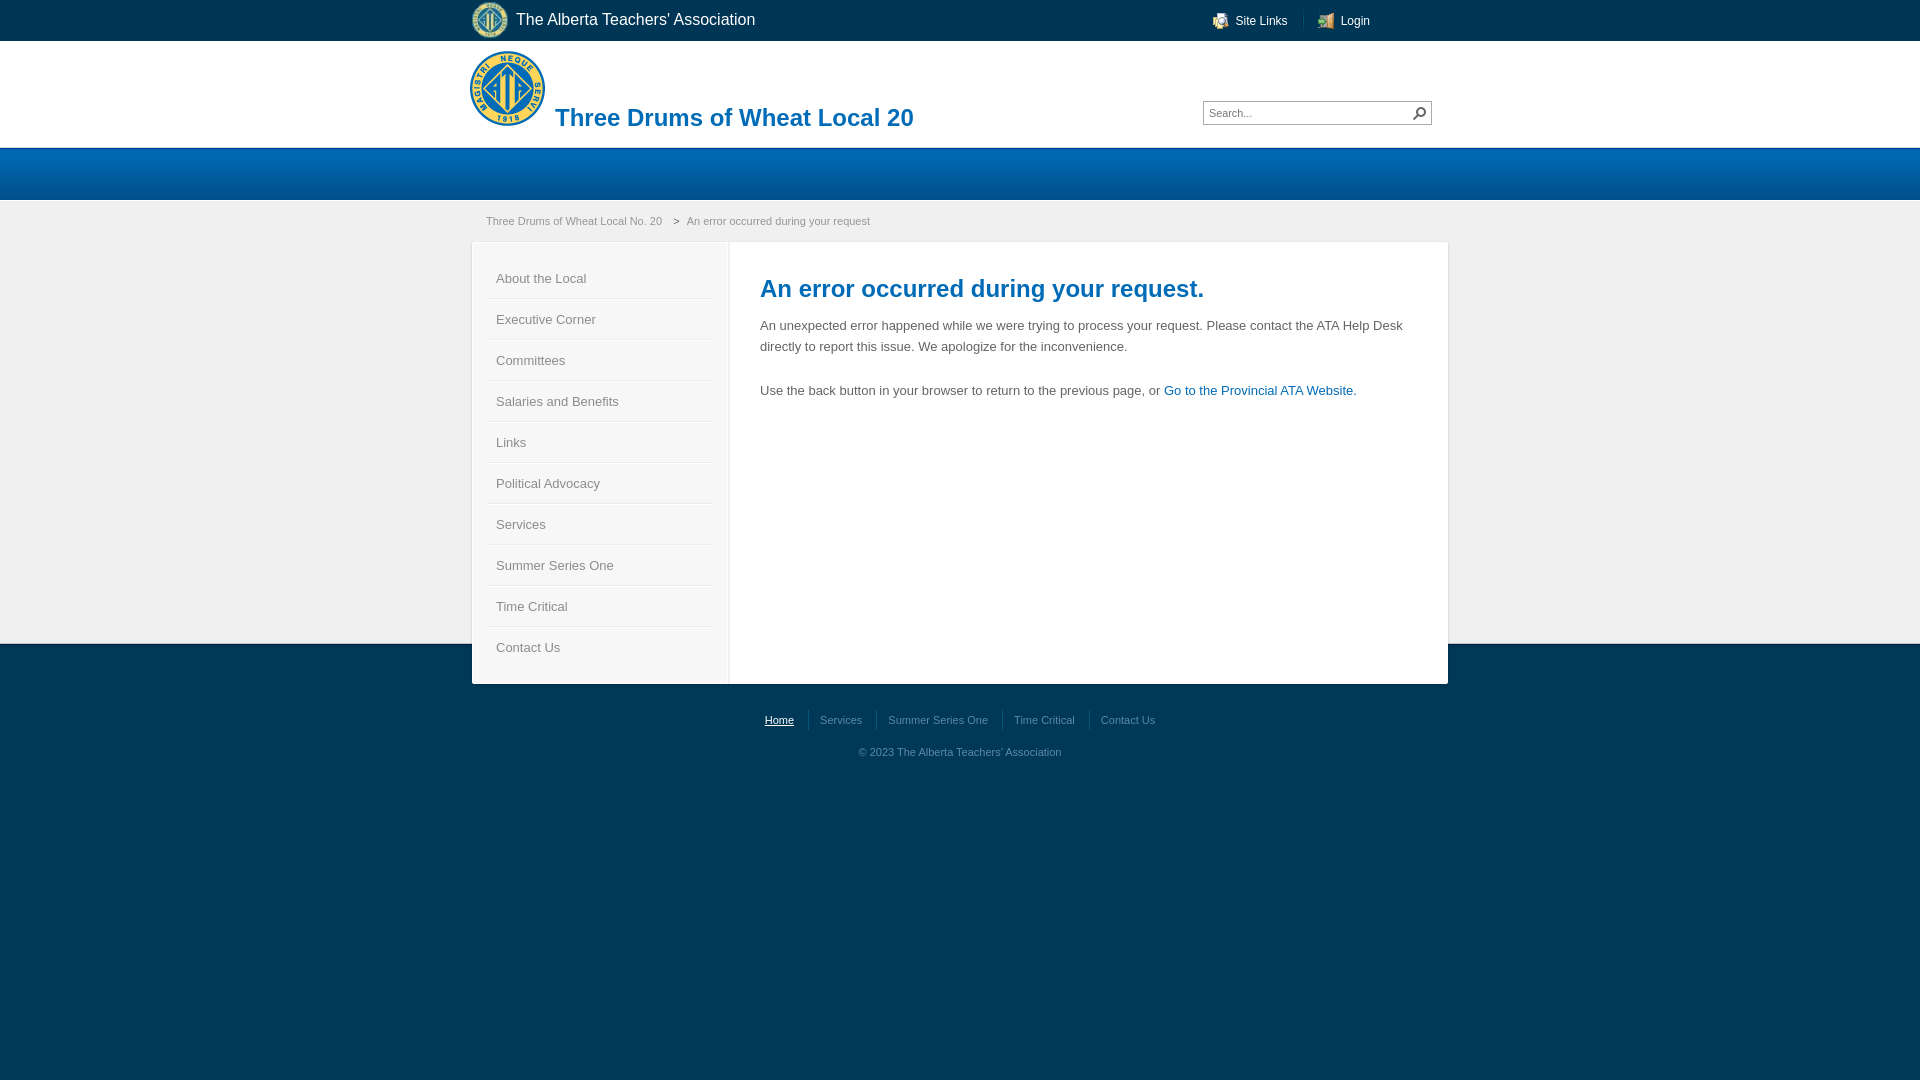  What do you see at coordinates (1408, 112) in the screenshot?
I see `'Search'` at bounding box center [1408, 112].